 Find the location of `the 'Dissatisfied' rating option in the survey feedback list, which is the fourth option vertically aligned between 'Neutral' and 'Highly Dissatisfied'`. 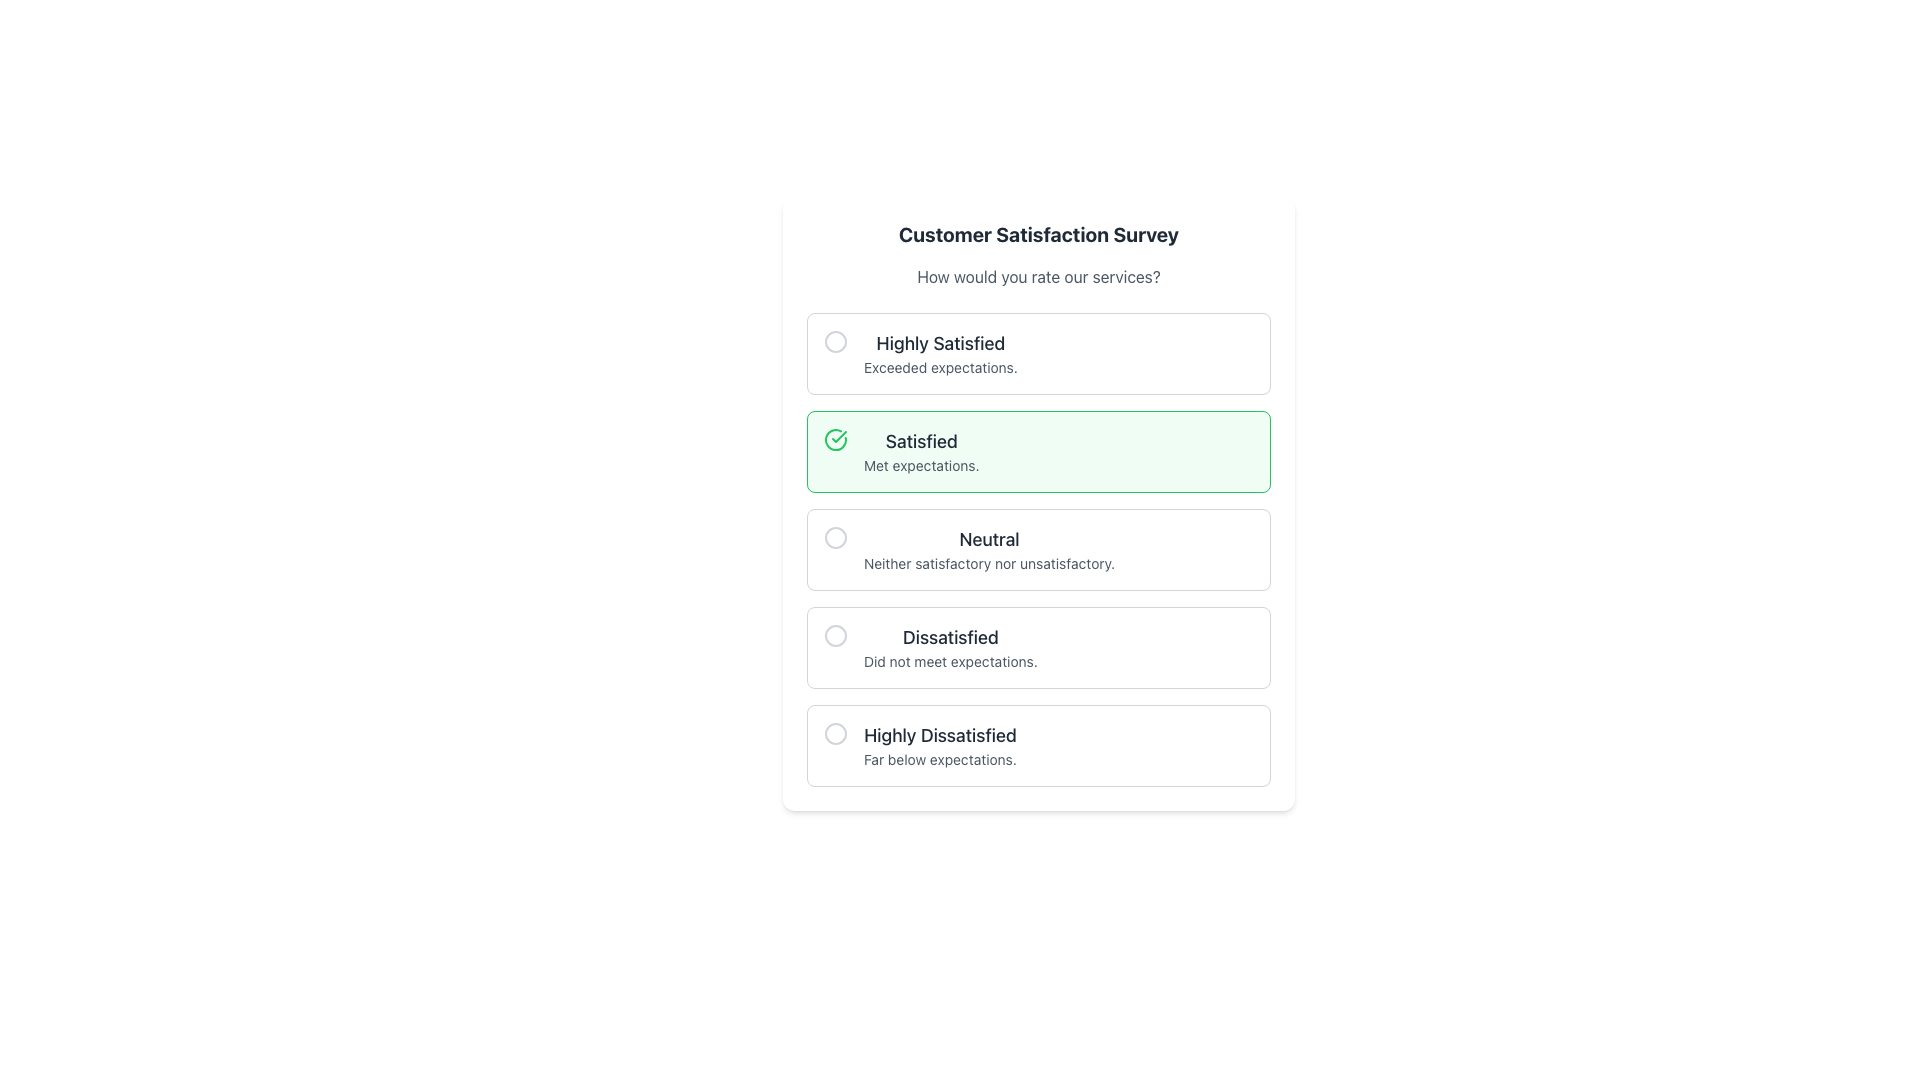

the 'Dissatisfied' rating option in the survey feedback list, which is the fourth option vertically aligned between 'Neutral' and 'Highly Dissatisfied' is located at coordinates (949, 648).